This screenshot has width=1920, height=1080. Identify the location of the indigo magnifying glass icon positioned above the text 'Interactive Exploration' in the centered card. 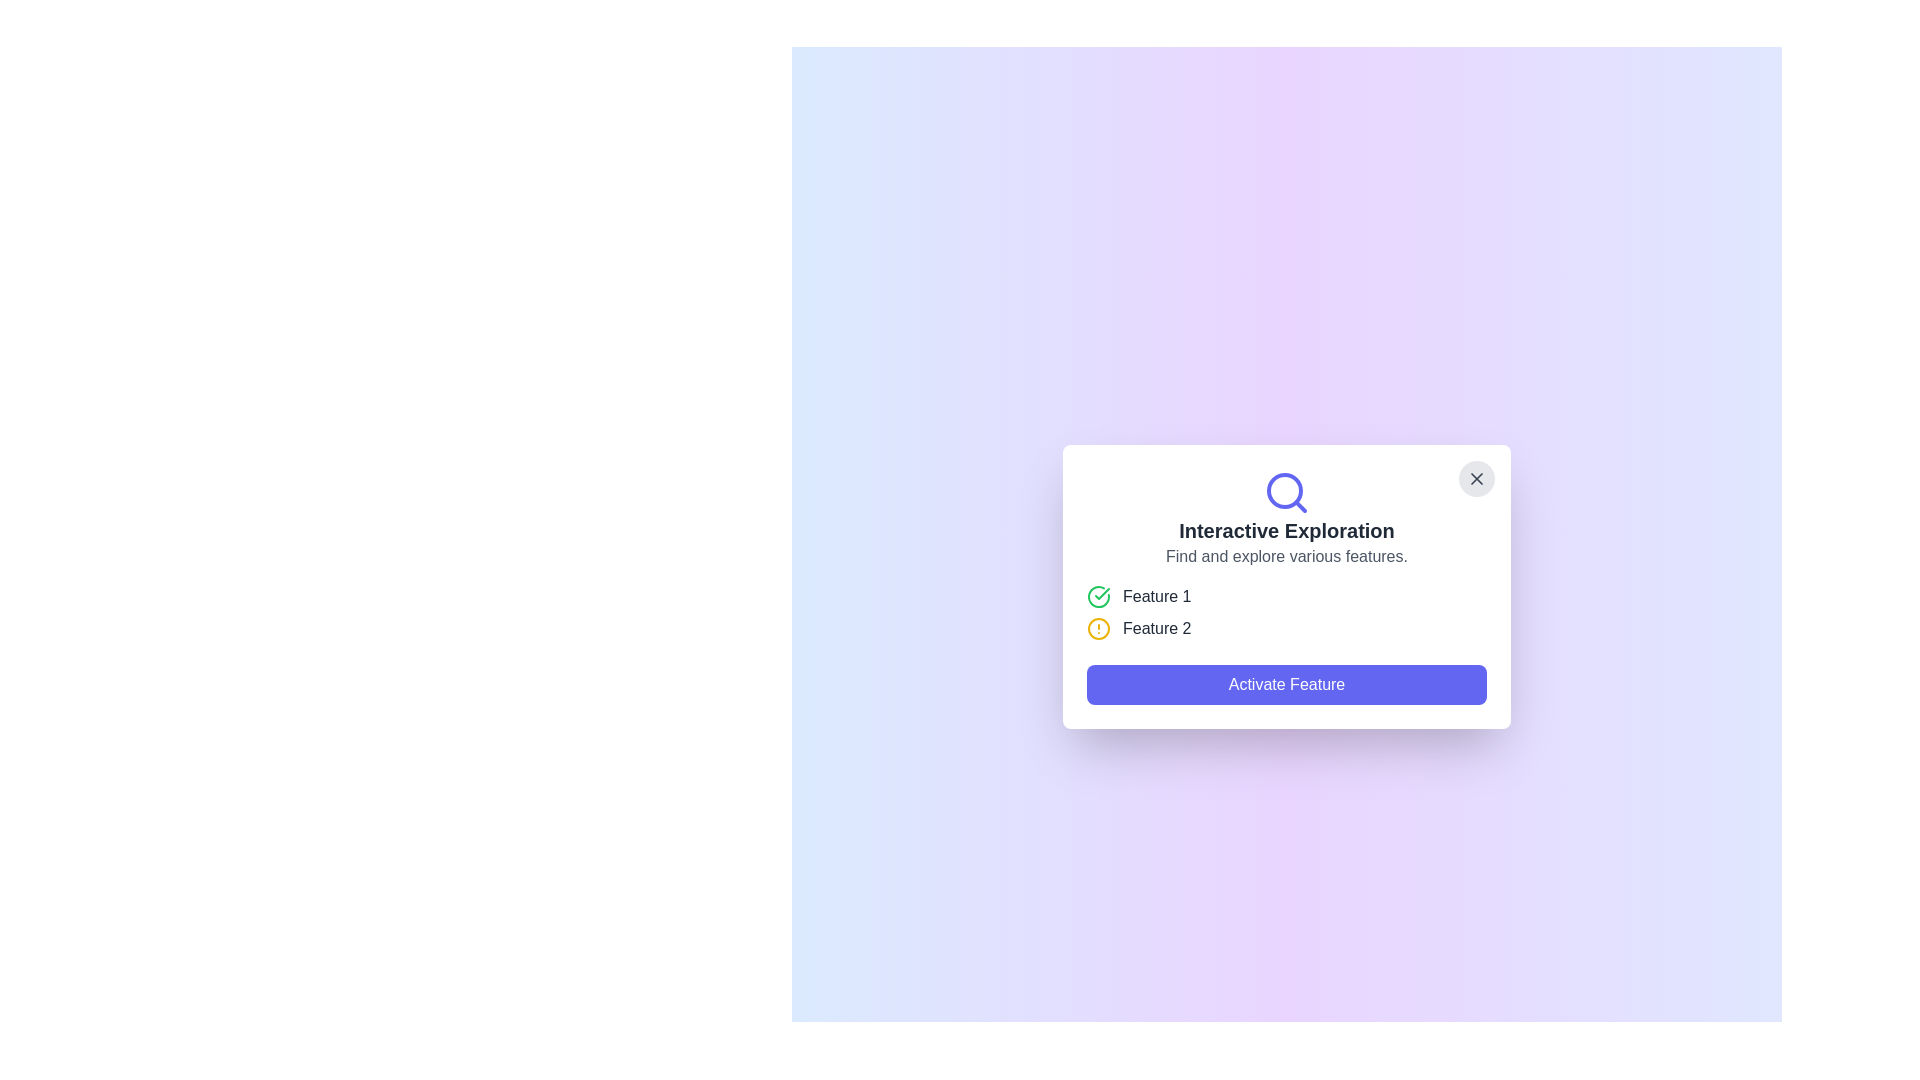
(1286, 493).